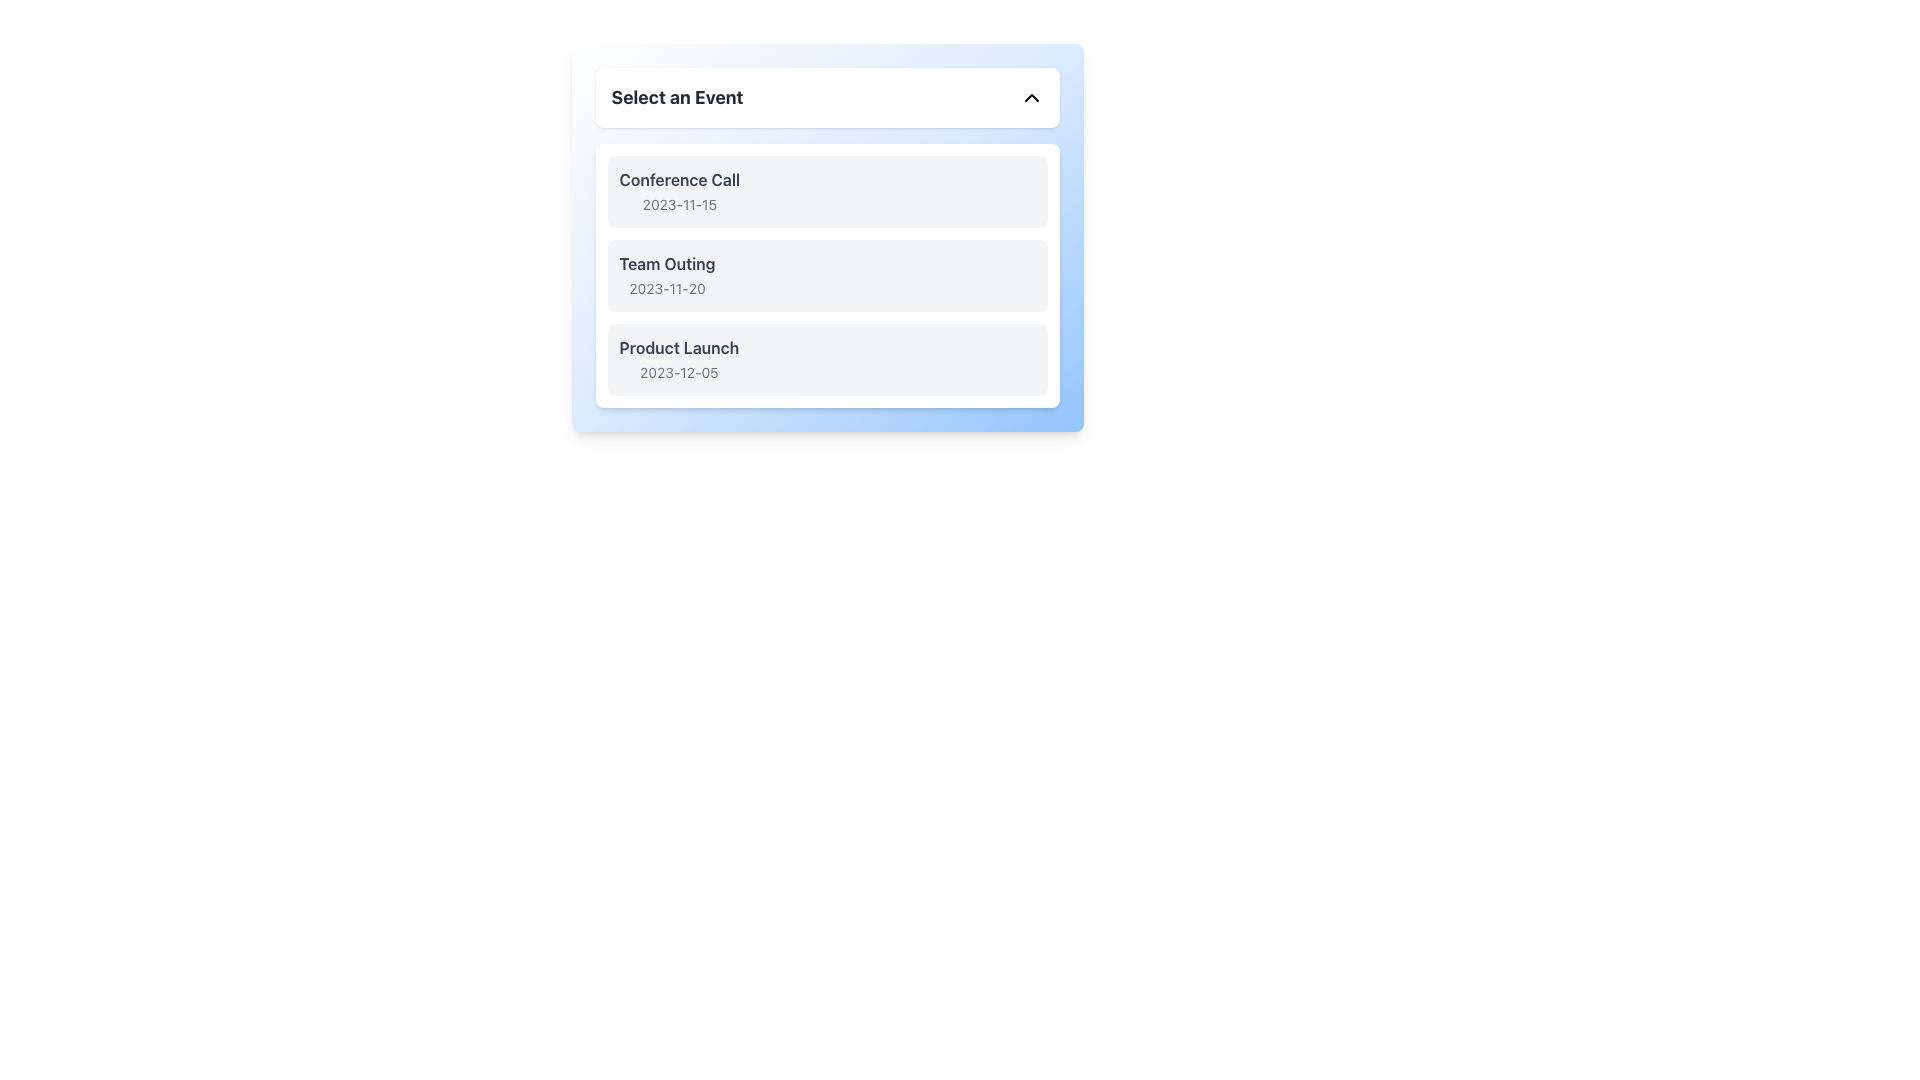 The height and width of the screenshot is (1080, 1920). Describe the element at coordinates (827, 276) in the screenshot. I see `the second card in the list representing the event titled 'Team Outing' scheduled for '2023-11-20'` at that location.